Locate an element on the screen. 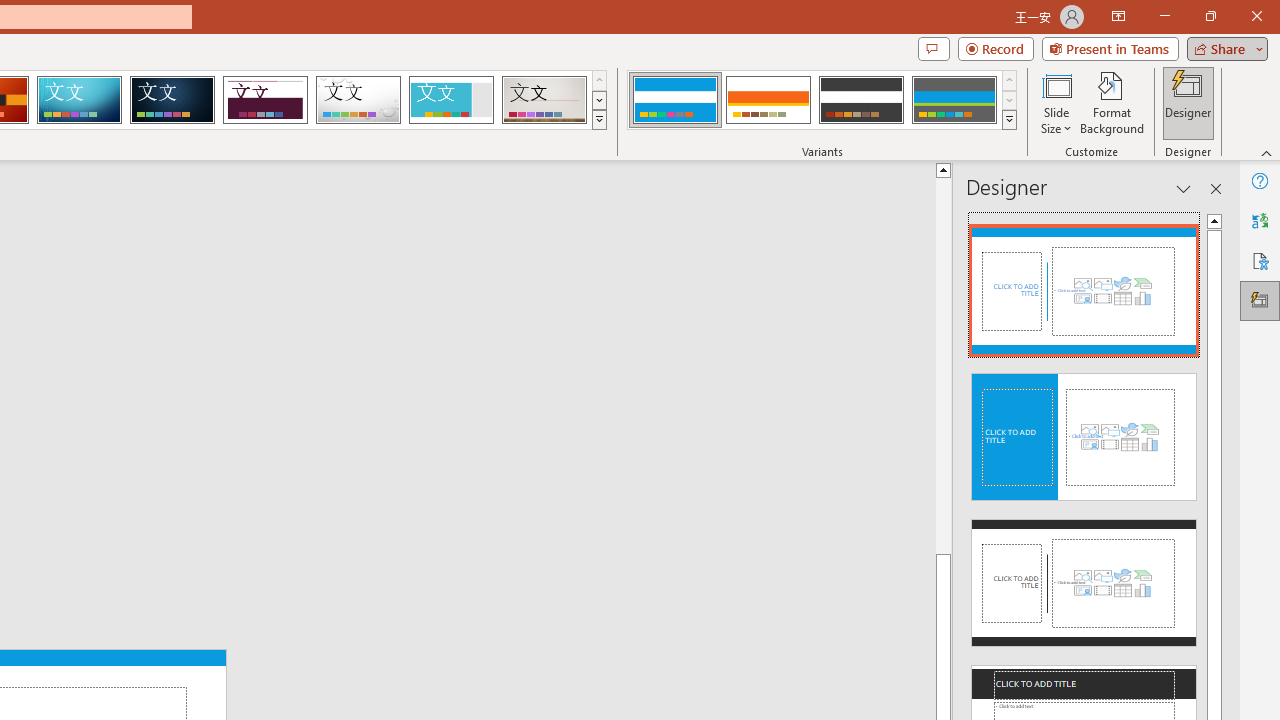  'Banded Variant 1' is located at coordinates (675, 100).